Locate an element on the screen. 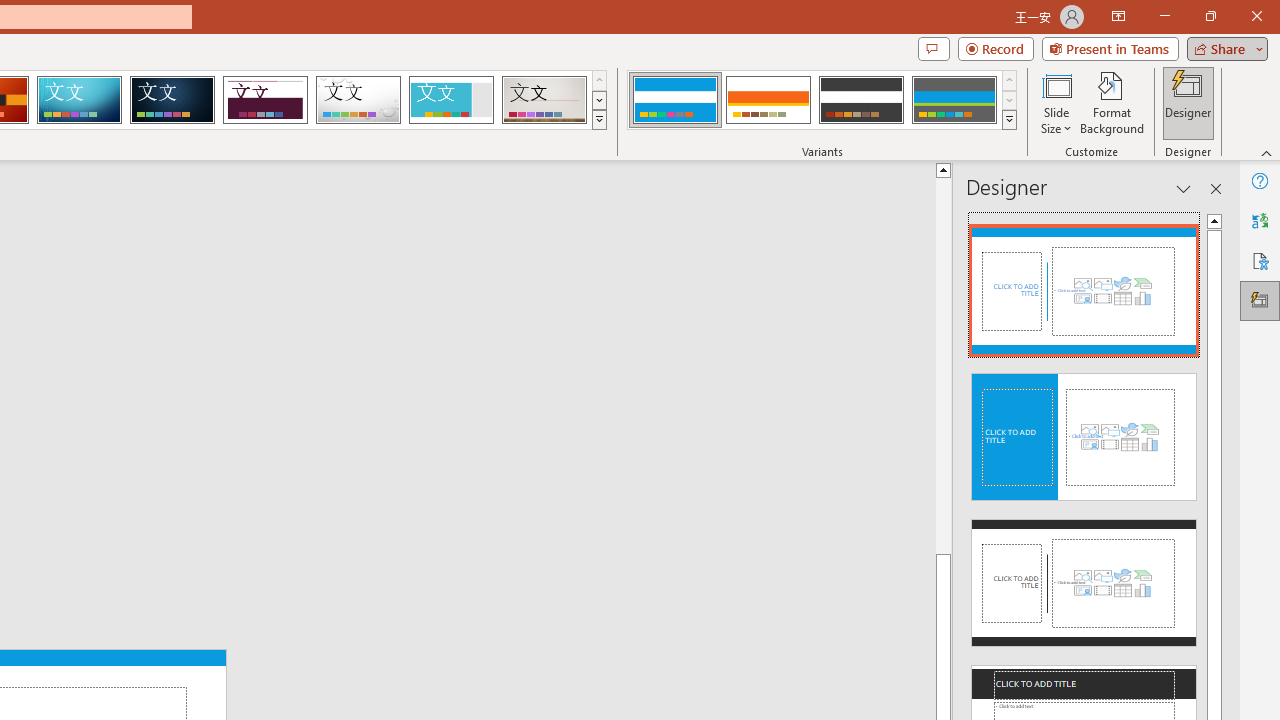  'Banded Variant 1' is located at coordinates (675, 100).